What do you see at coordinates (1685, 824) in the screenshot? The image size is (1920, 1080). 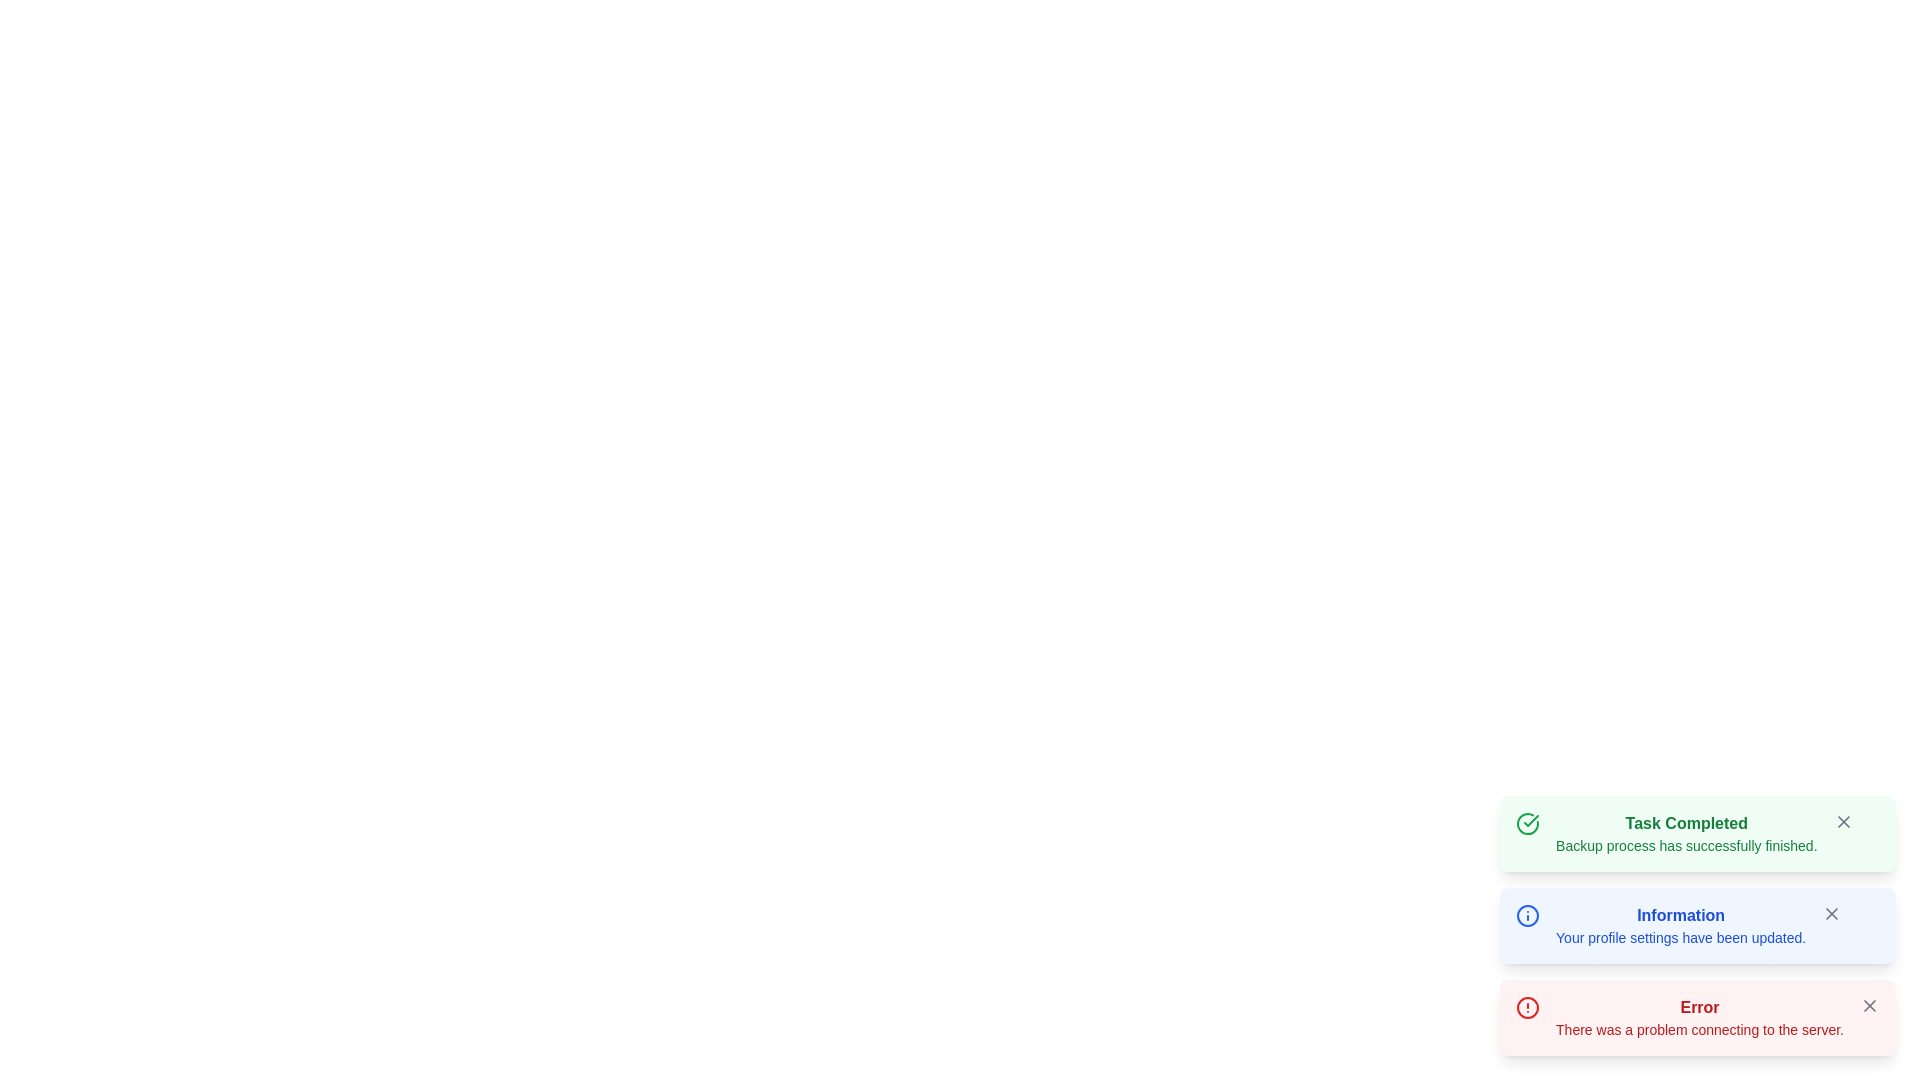 I see `the 'Task Completed' text label located at the top of the notification box indicating successful task completion` at bounding box center [1685, 824].